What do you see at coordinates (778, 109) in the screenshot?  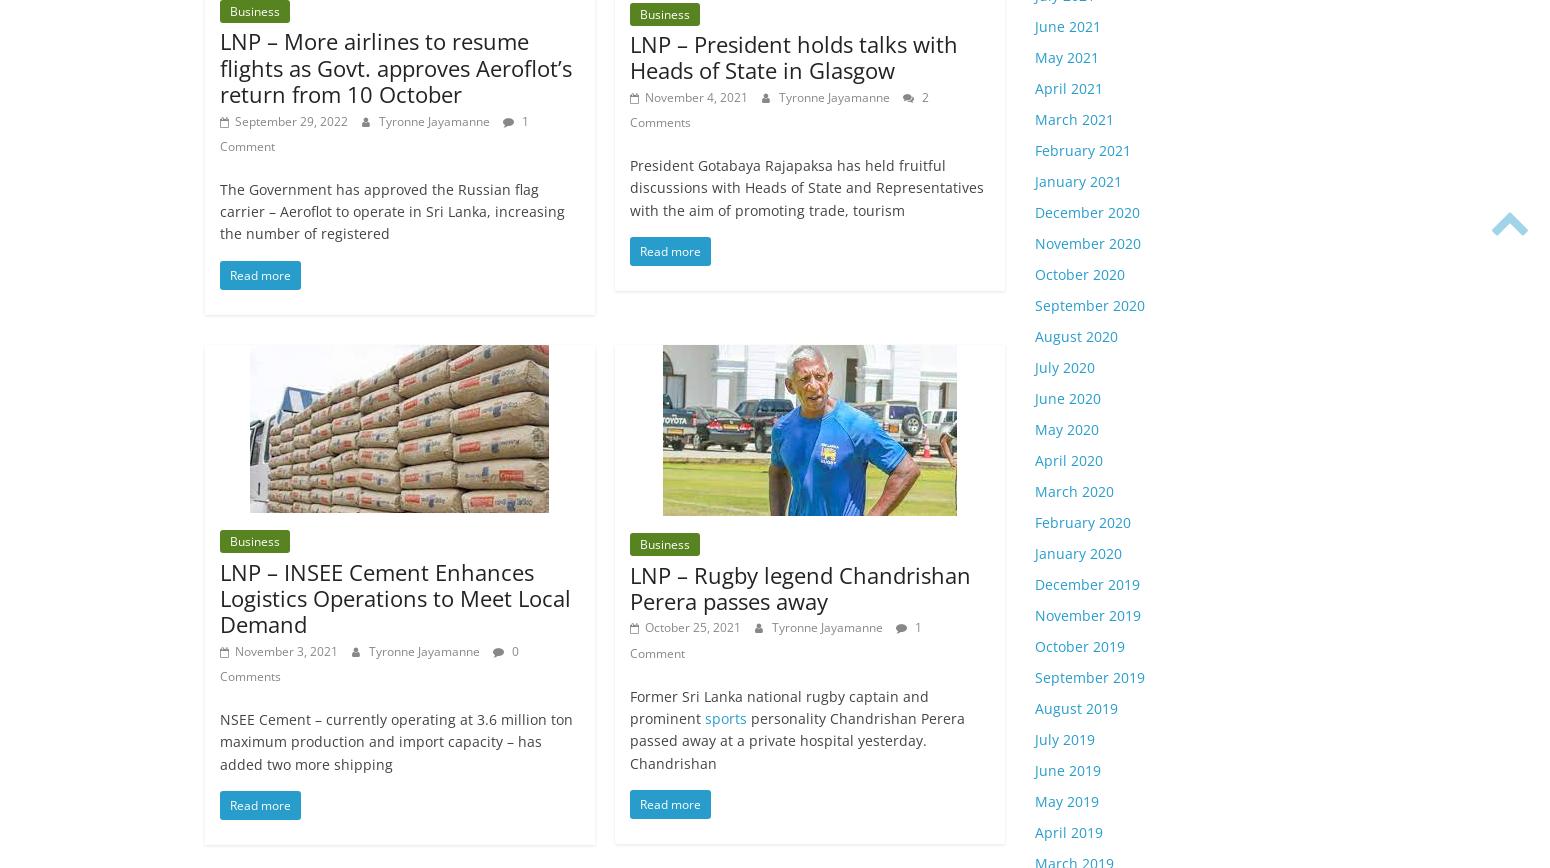 I see `'2 Comments'` at bounding box center [778, 109].